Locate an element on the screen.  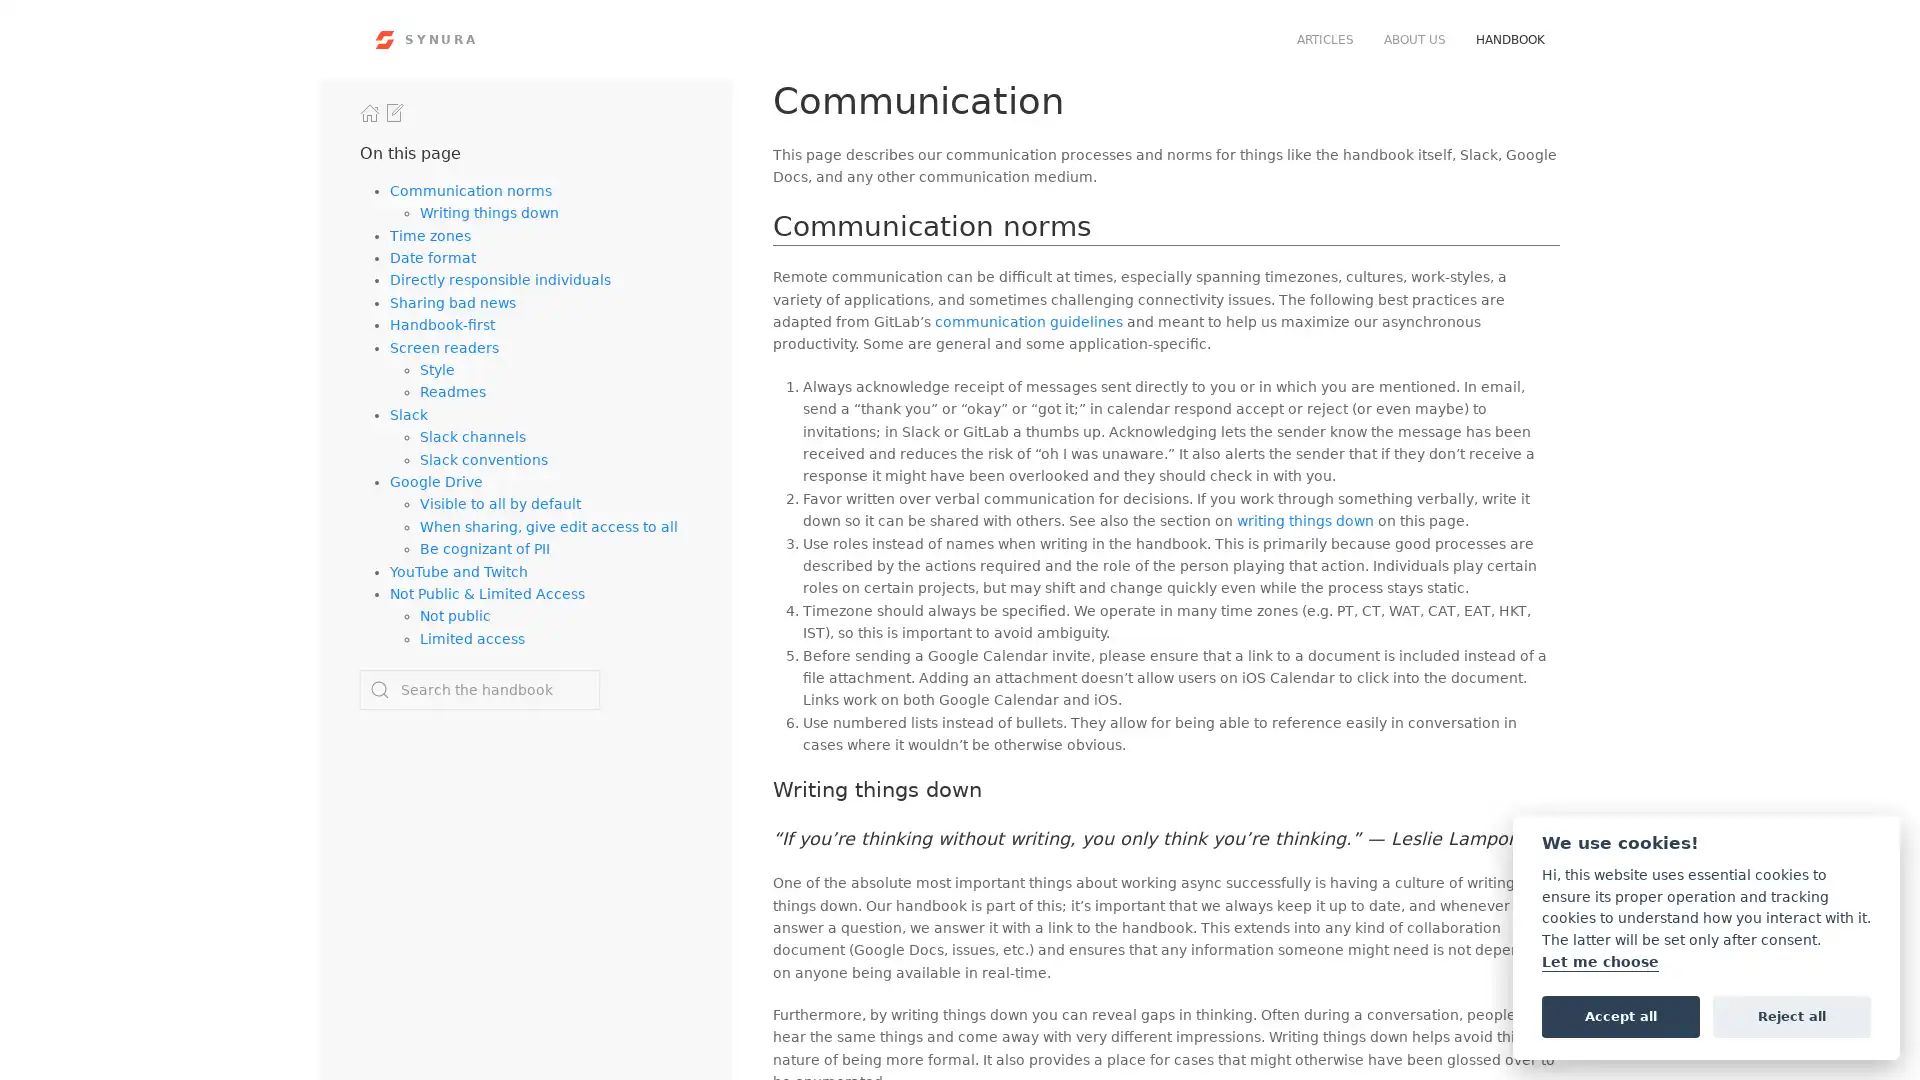
Reject all is located at coordinates (1791, 1015).